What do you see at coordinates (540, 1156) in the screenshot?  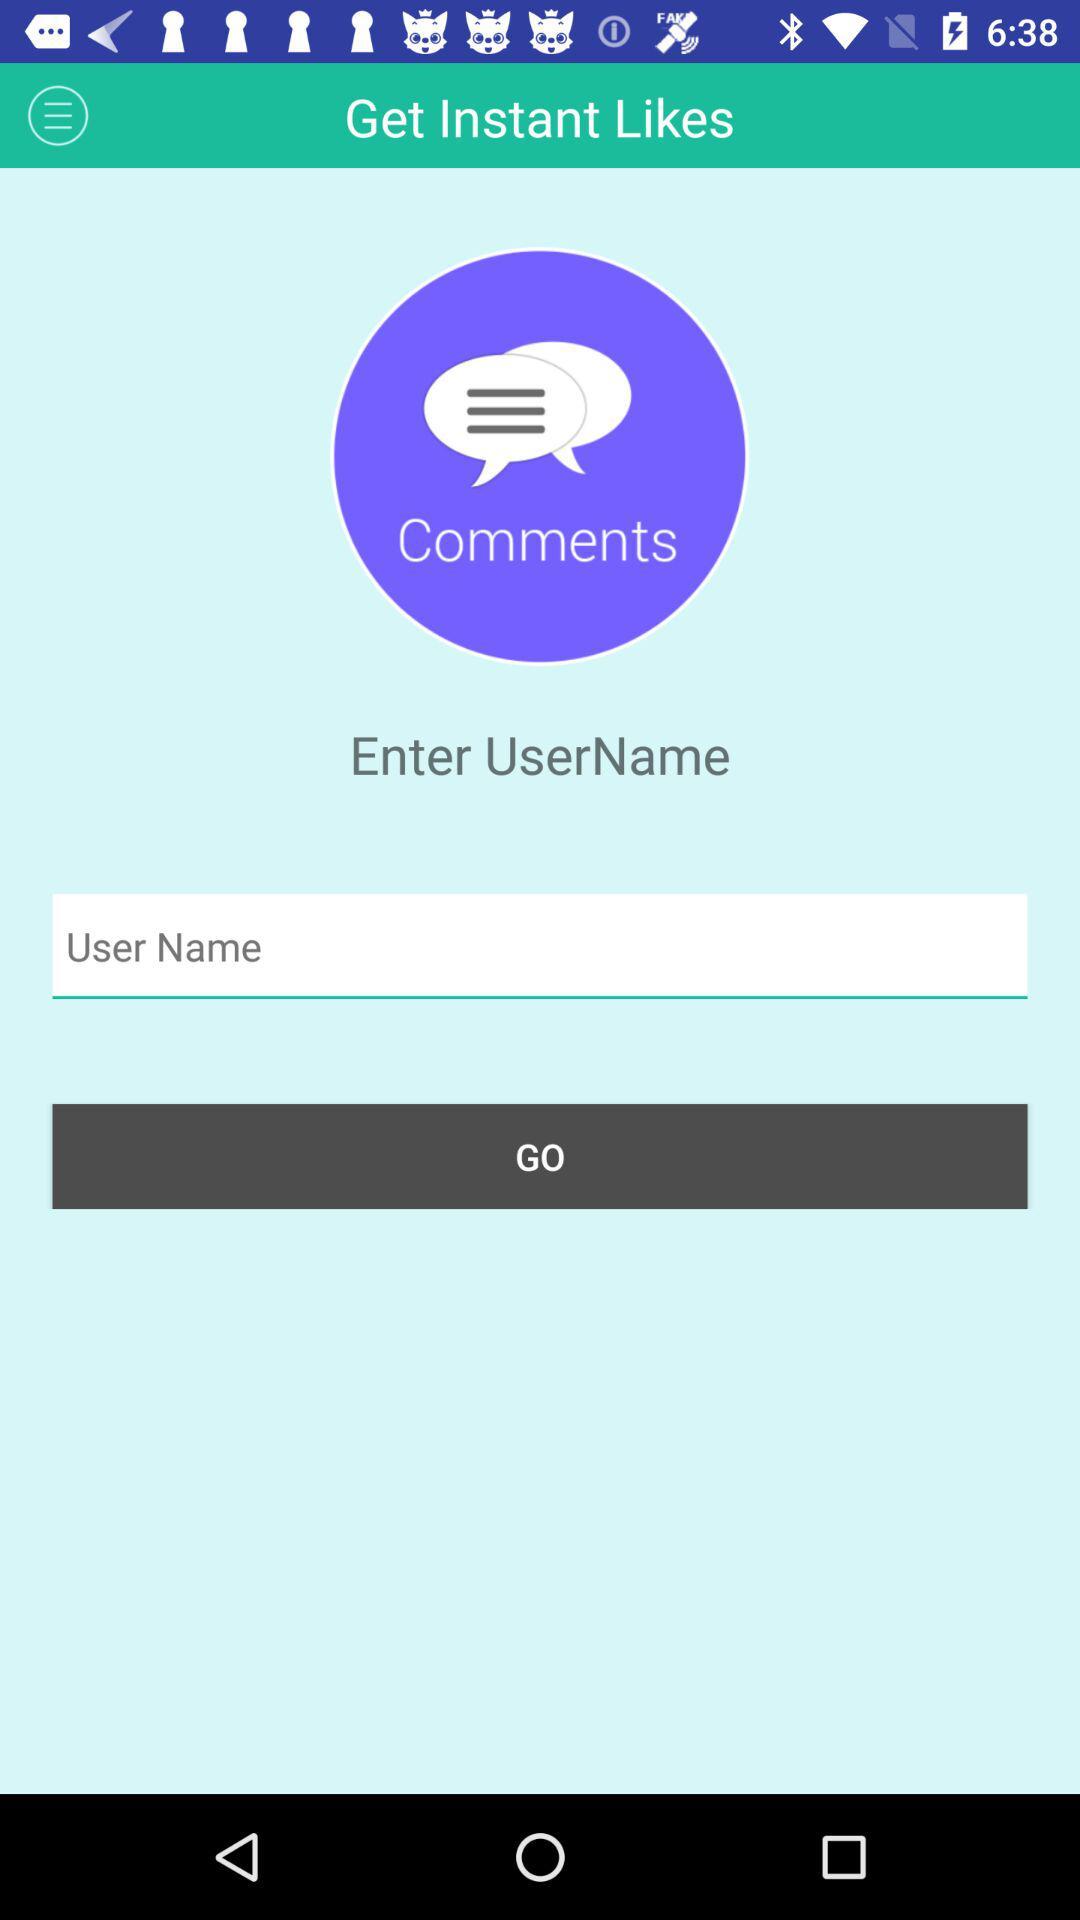 I see `the go item` at bounding box center [540, 1156].